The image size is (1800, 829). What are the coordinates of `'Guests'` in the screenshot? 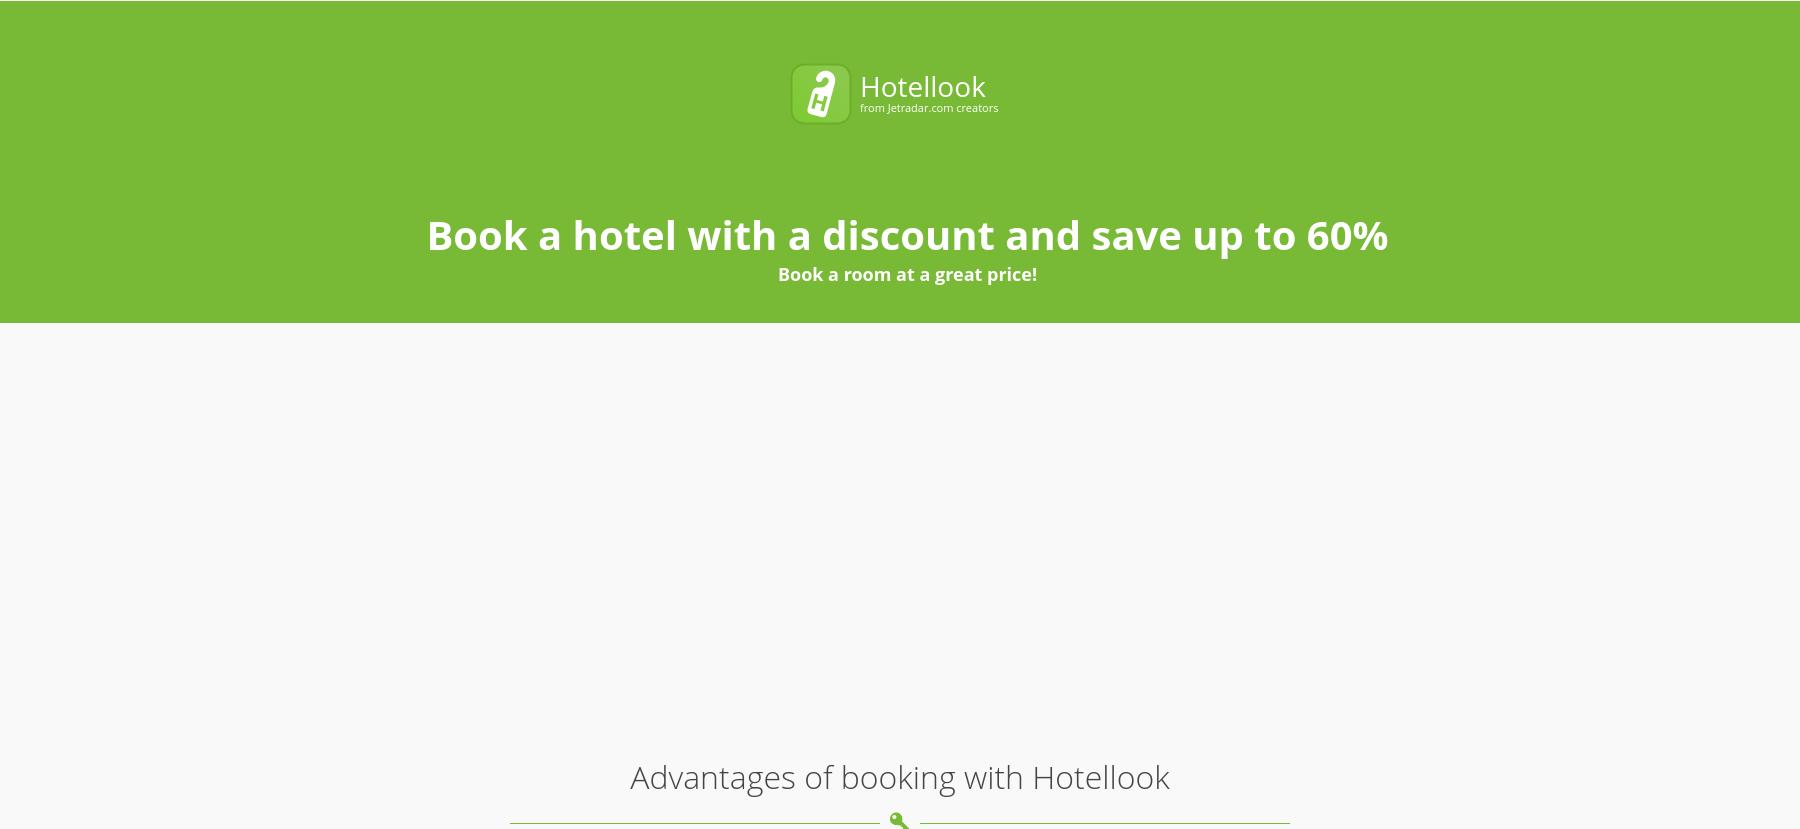 It's located at (1098, 39).